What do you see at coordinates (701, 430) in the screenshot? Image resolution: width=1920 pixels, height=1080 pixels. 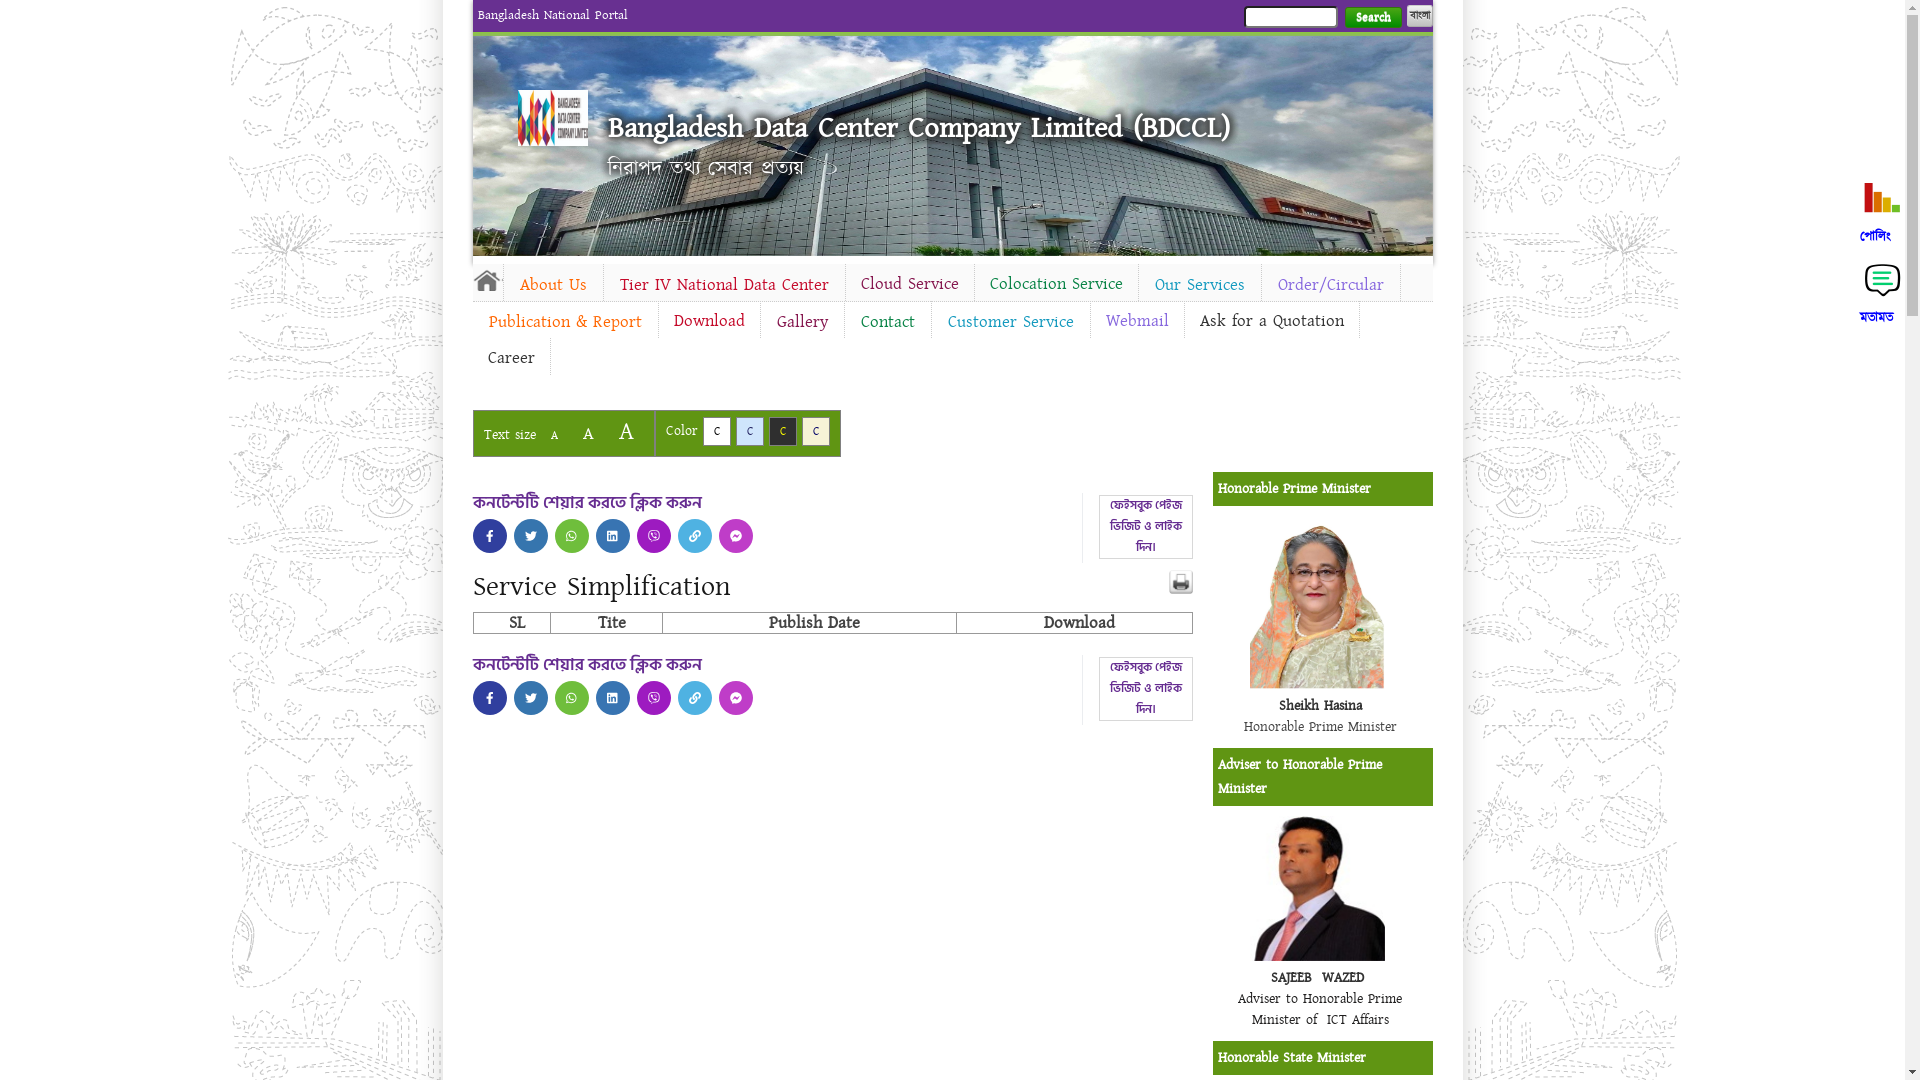 I see `'C'` at bounding box center [701, 430].